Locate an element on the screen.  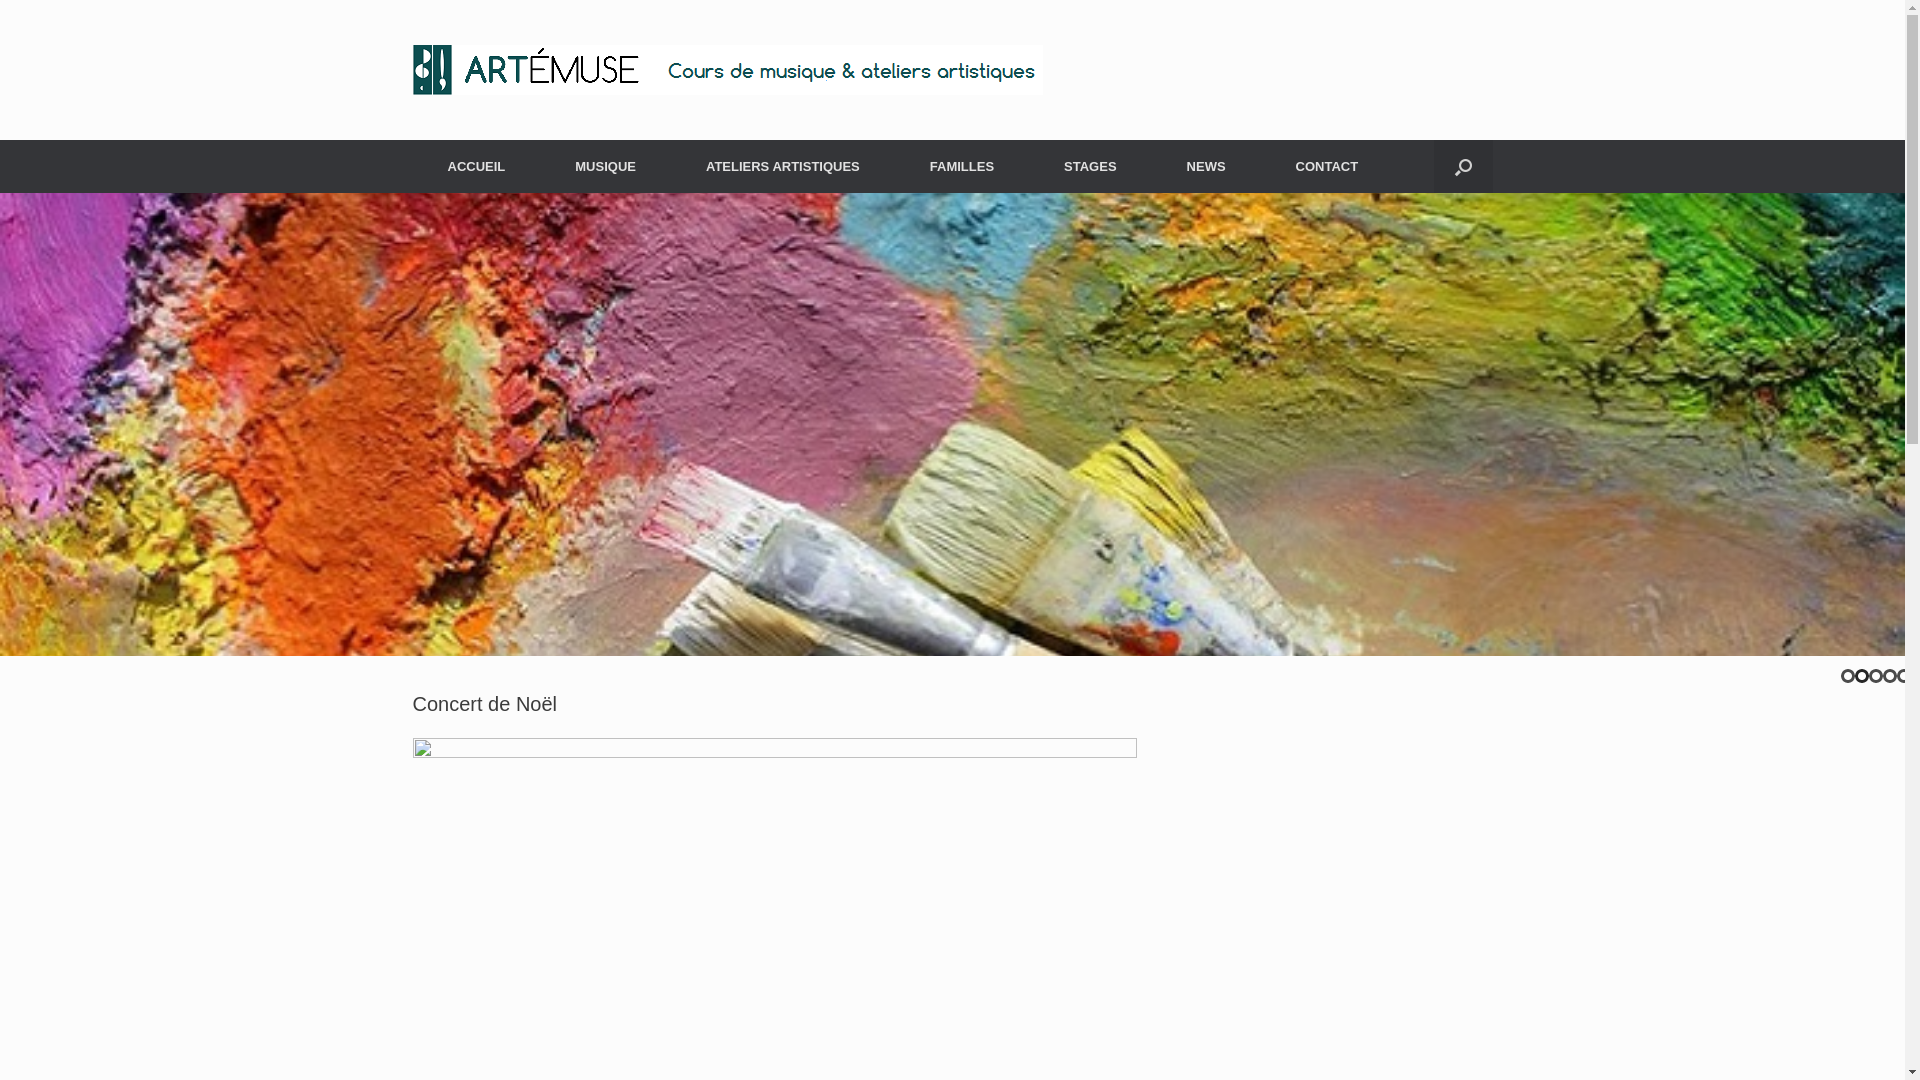
'1' is located at coordinates (1847, 675).